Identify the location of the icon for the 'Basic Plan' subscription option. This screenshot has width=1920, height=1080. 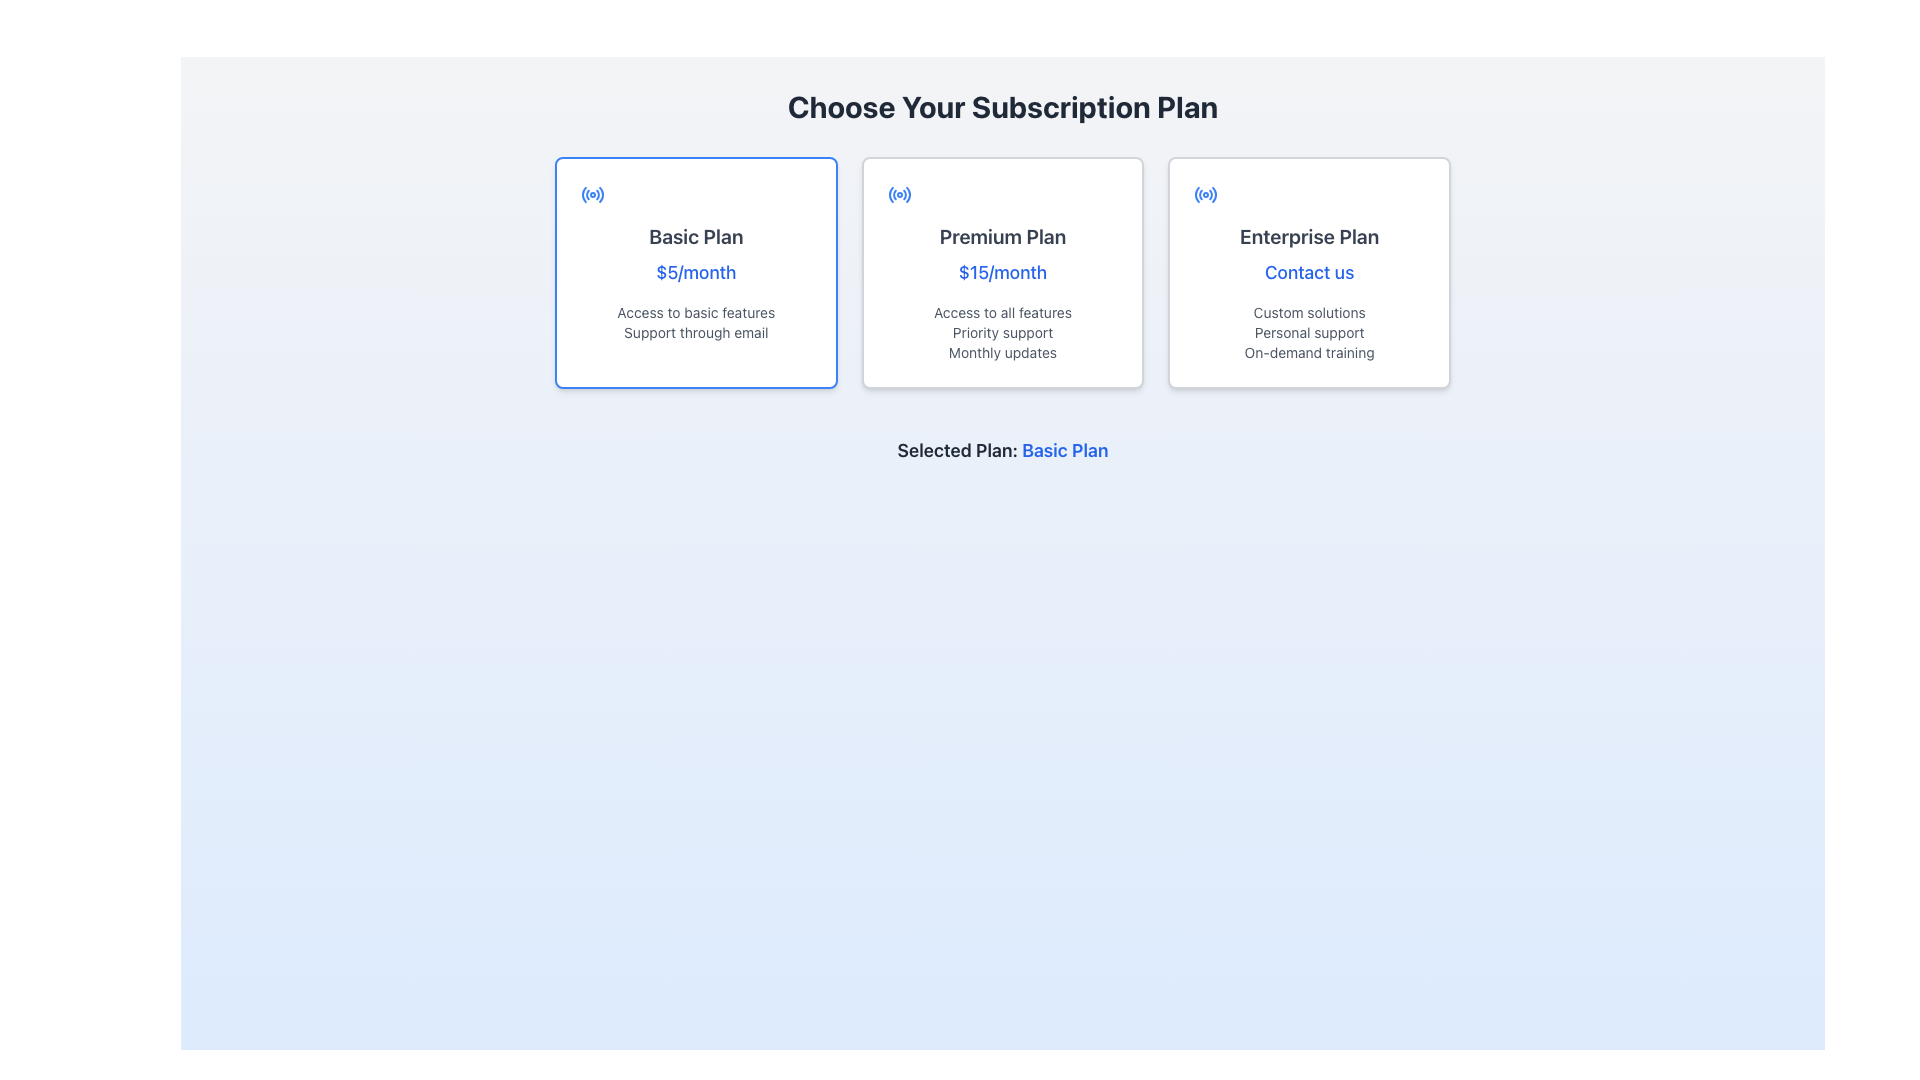
(592, 195).